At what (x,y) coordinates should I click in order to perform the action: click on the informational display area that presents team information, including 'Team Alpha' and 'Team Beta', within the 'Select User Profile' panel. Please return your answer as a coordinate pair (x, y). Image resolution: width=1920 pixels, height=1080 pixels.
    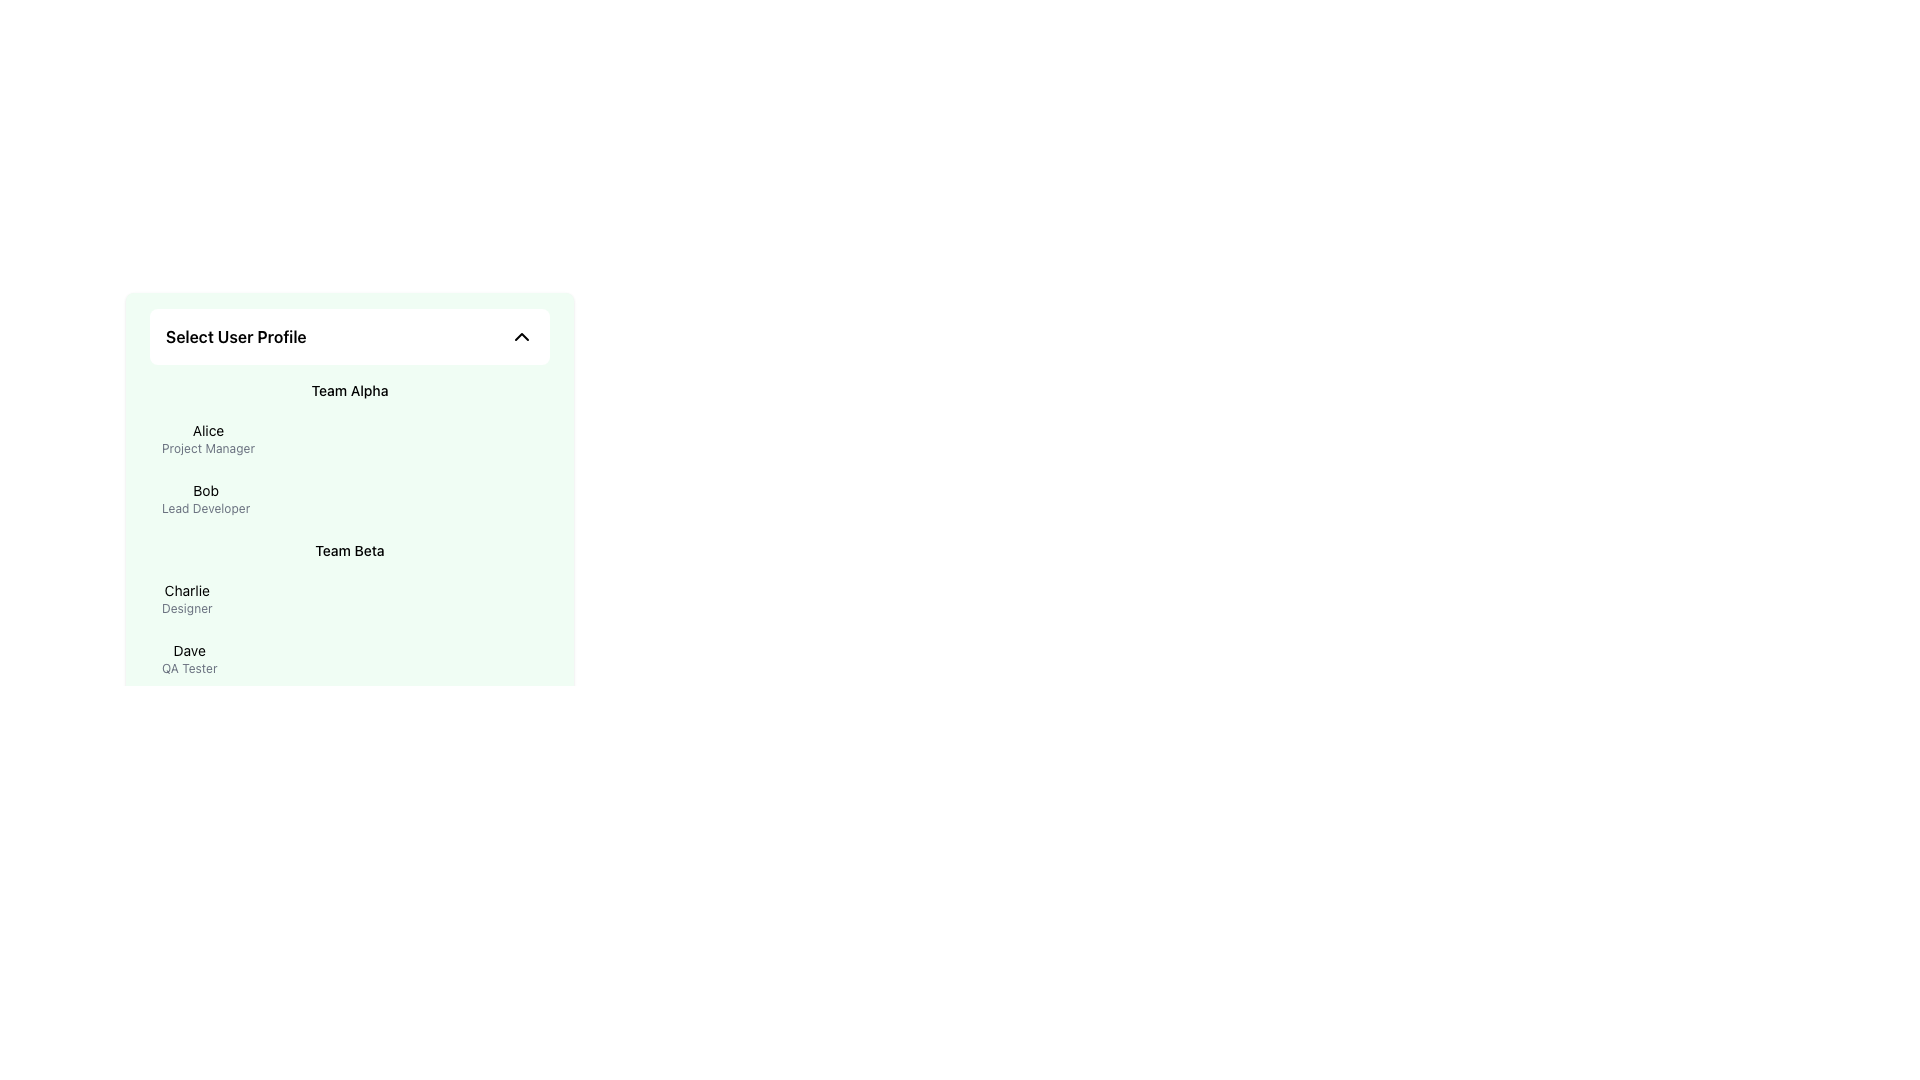
    Looking at the image, I should click on (350, 534).